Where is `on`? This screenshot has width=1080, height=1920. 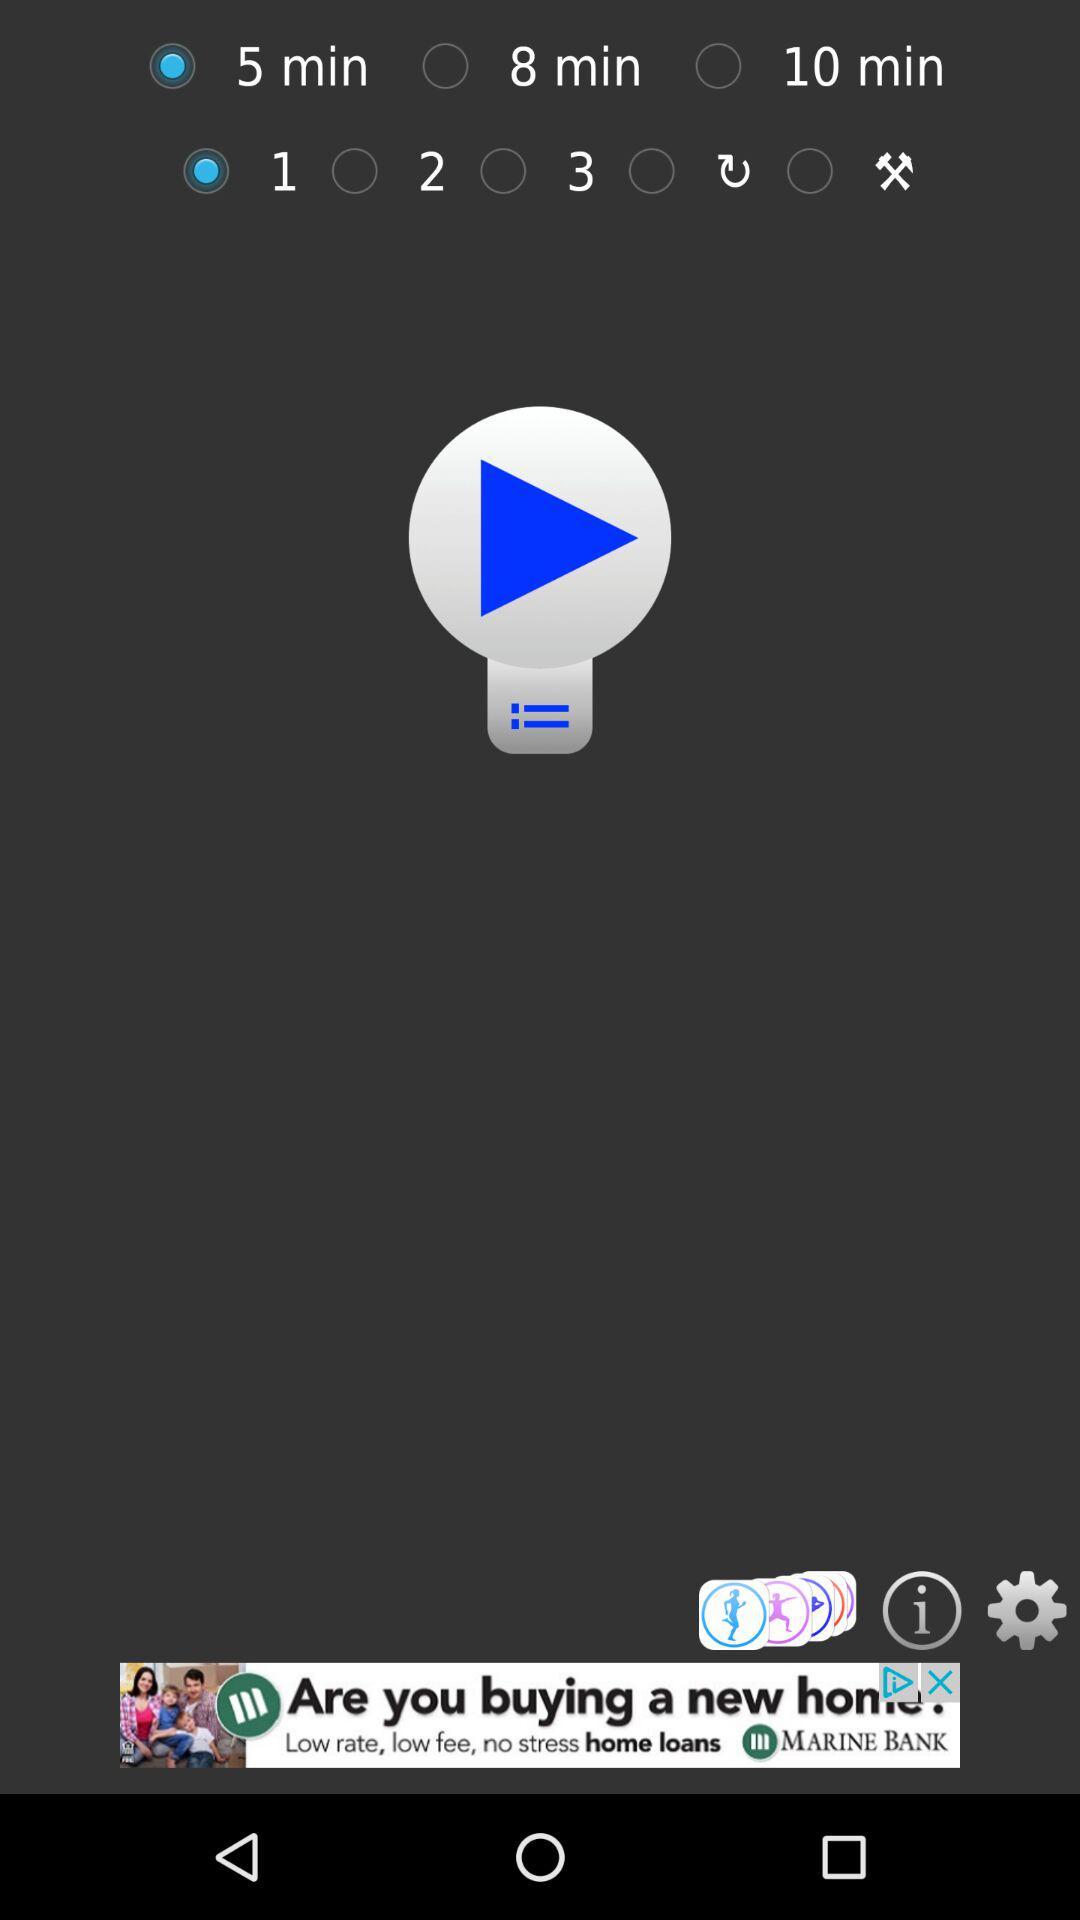
on is located at coordinates (216, 171).